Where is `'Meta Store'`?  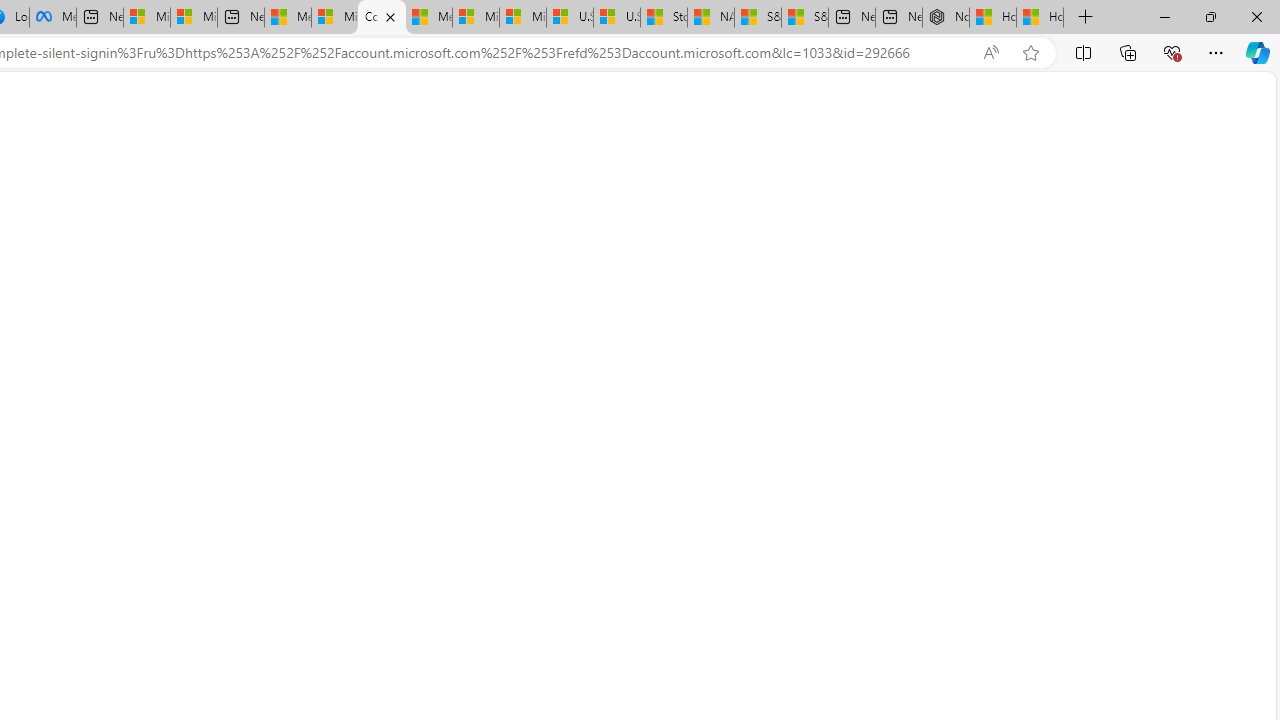 'Meta Store' is located at coordinates (52, 17).